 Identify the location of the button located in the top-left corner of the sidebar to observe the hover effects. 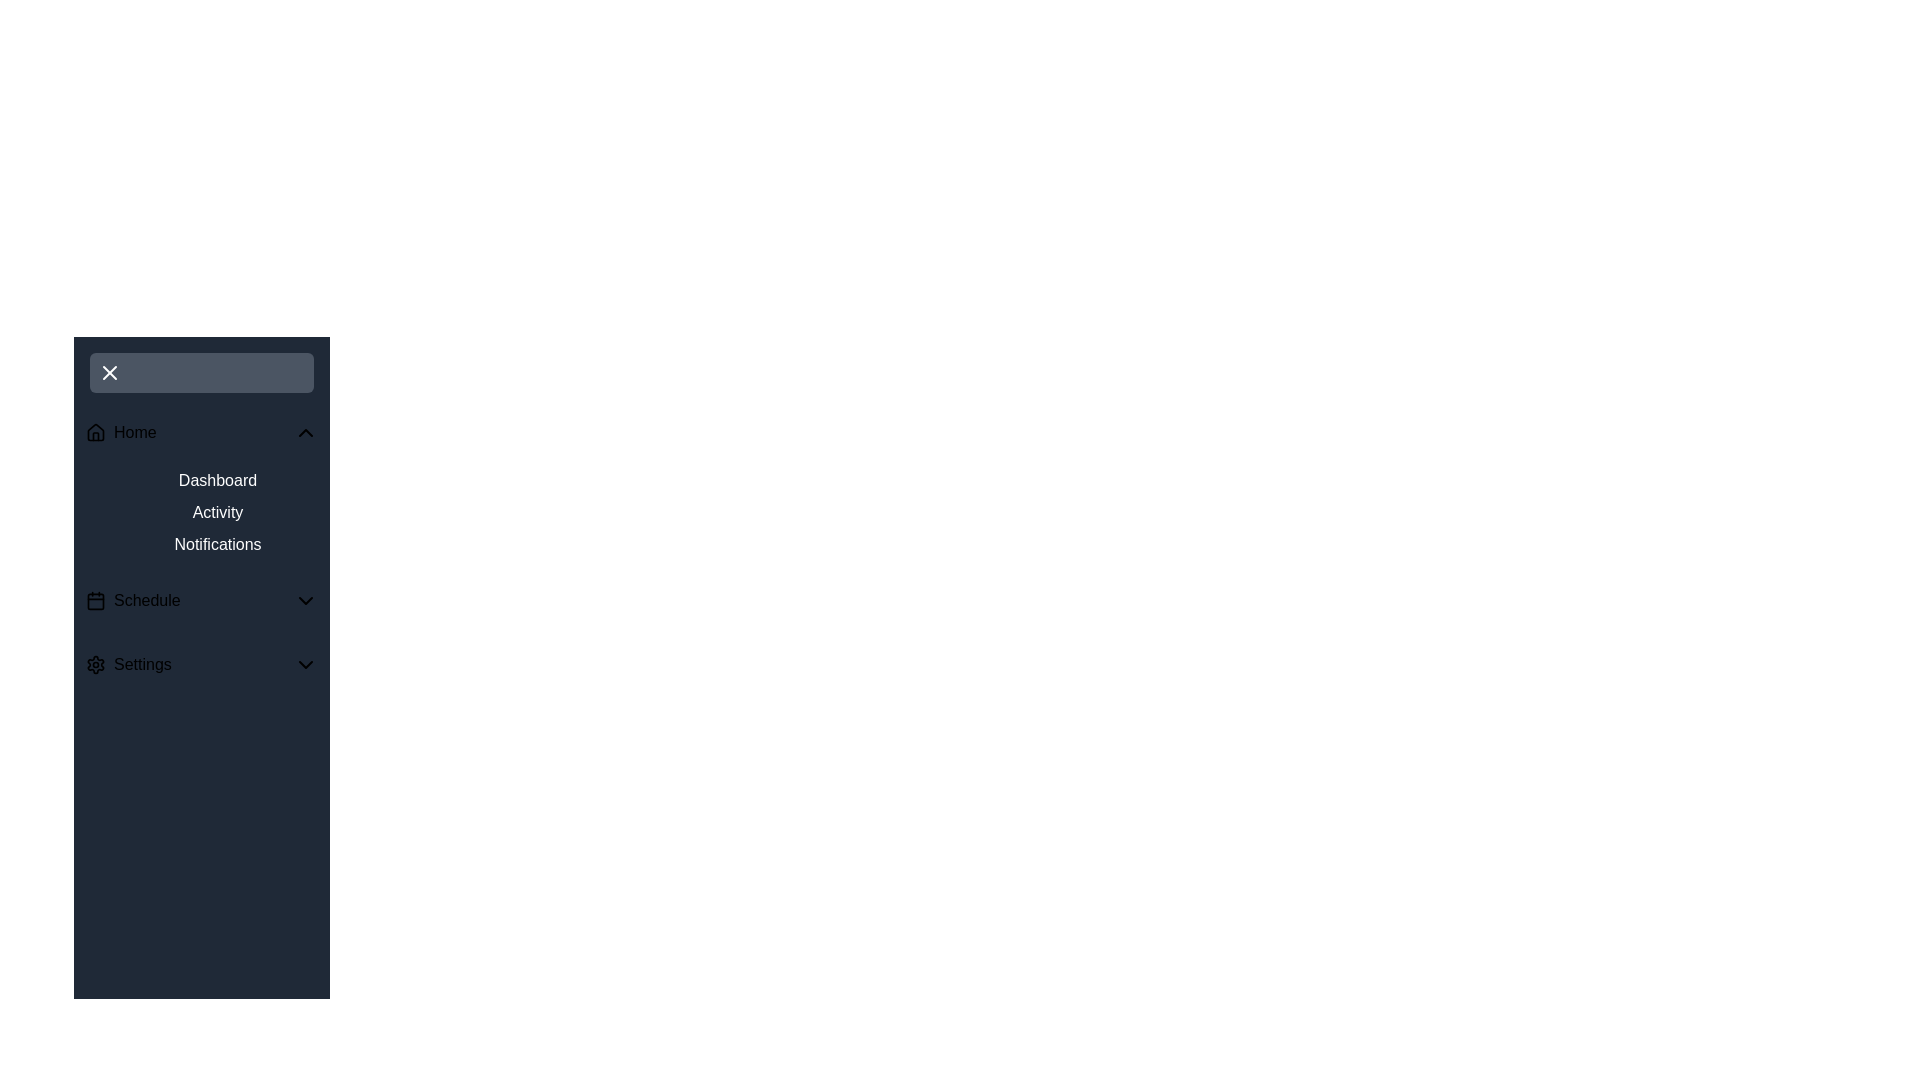
(201, 373).